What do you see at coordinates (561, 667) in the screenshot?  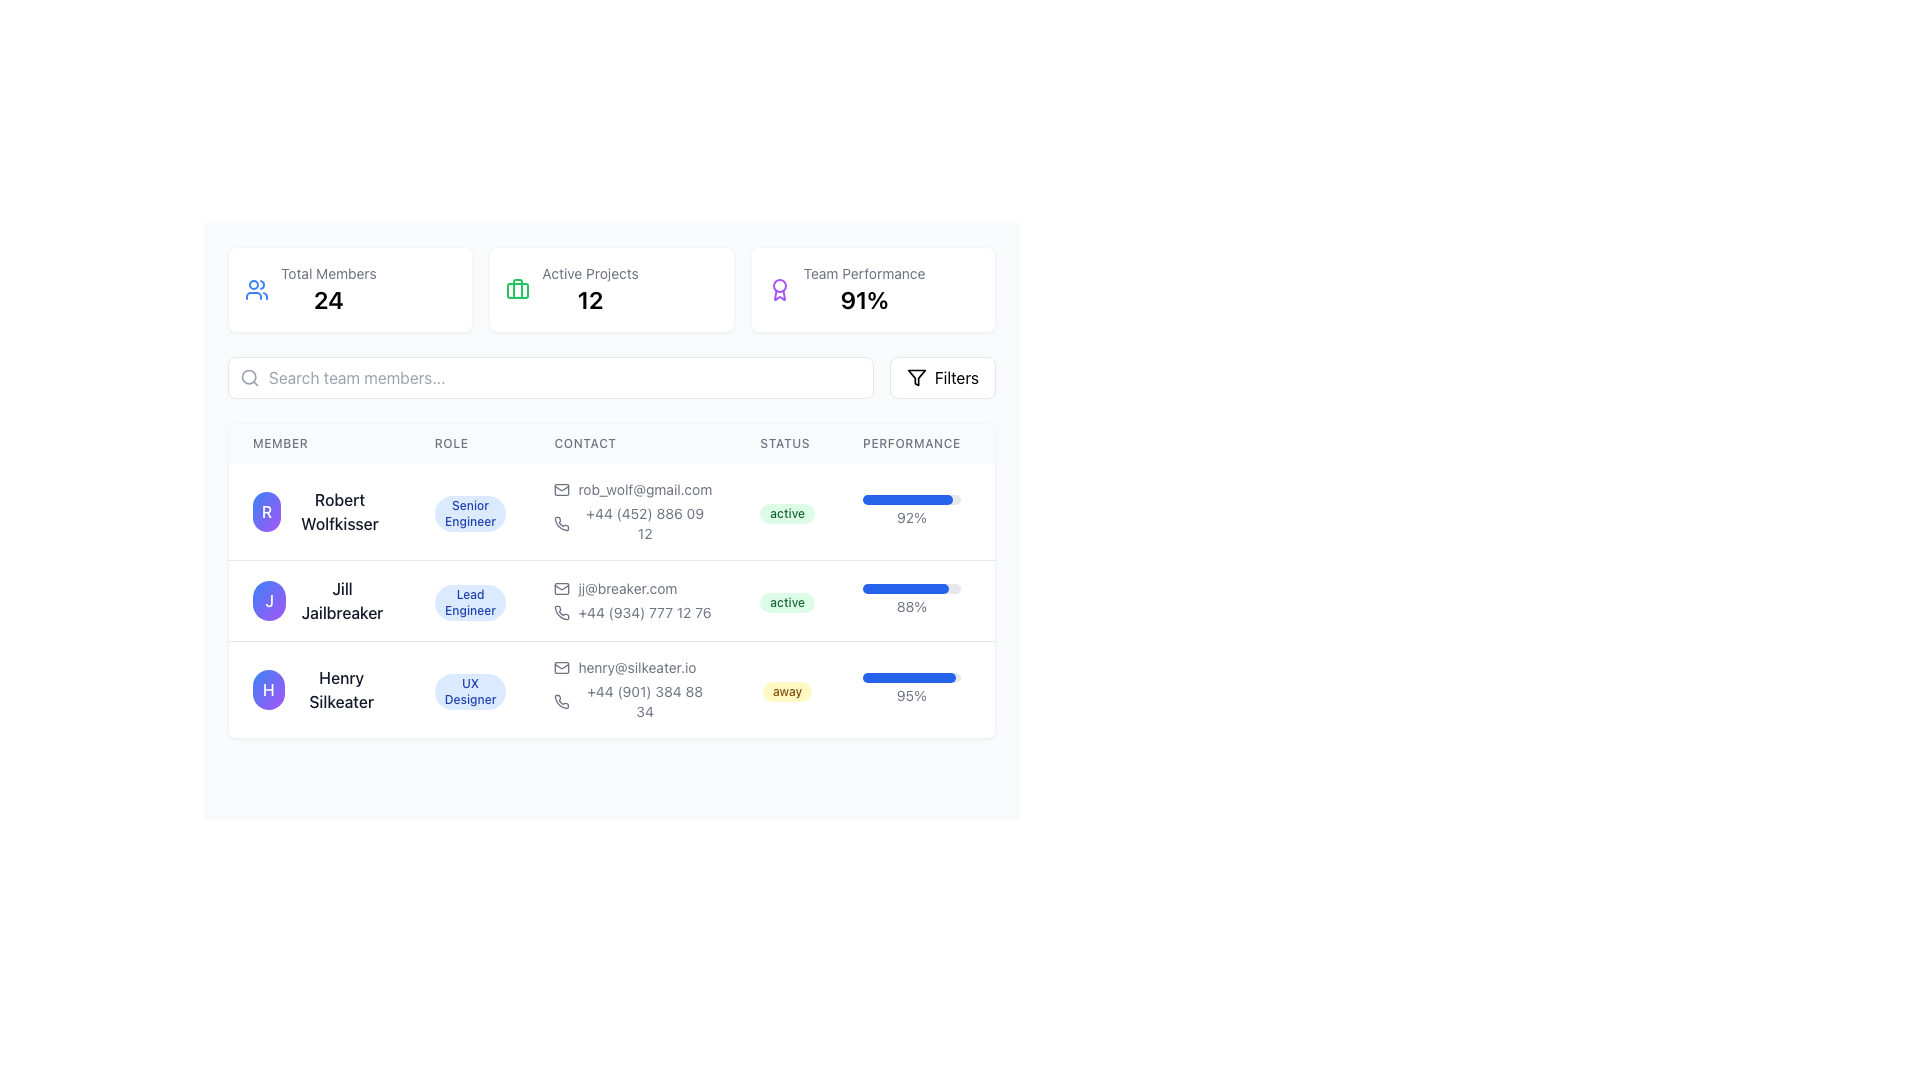 I see `the small gray envelope icon representing the mail symbol located in the 'Contact' column next to the email address 'henry@silkeater.io'` at bounding box center [561, 667].